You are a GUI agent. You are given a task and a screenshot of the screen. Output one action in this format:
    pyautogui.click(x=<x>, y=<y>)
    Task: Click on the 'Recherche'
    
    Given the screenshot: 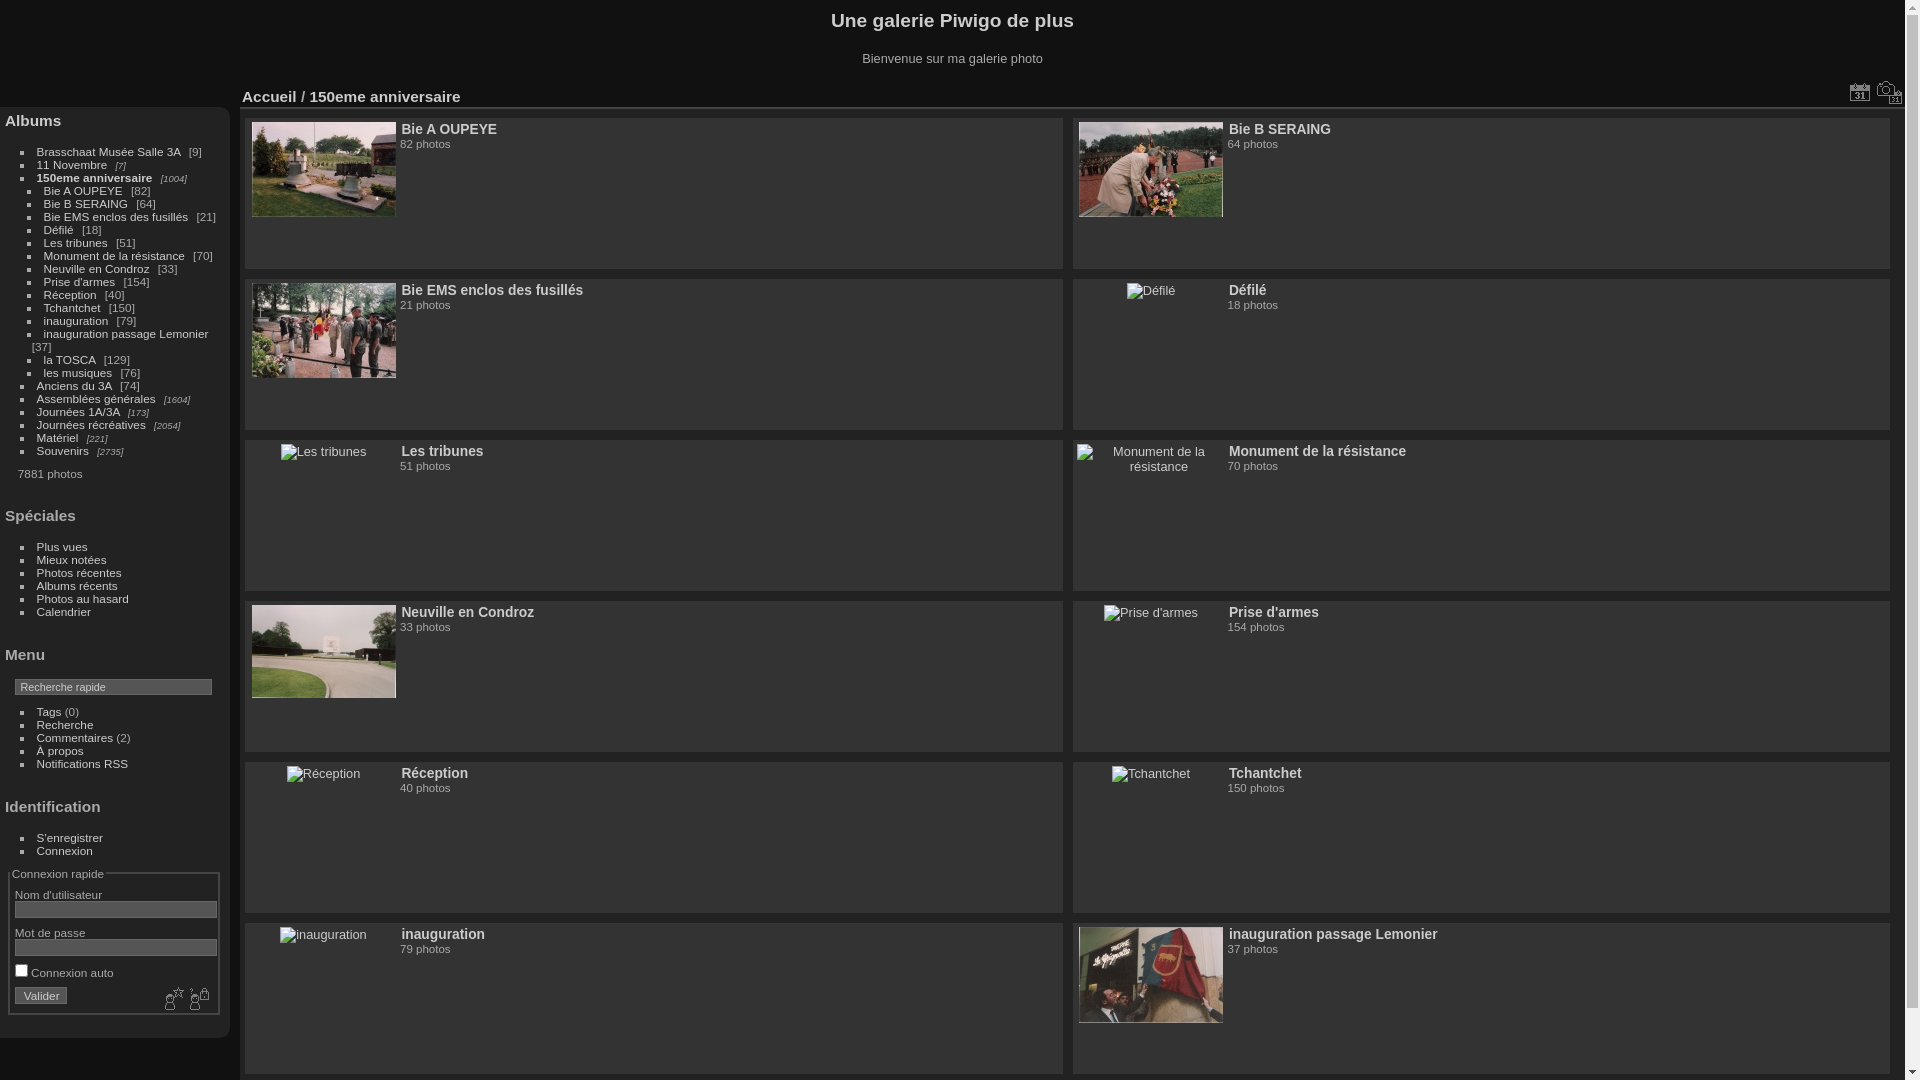 What is the action you would take?
    pyautogui.click(x=65, y=724)
    